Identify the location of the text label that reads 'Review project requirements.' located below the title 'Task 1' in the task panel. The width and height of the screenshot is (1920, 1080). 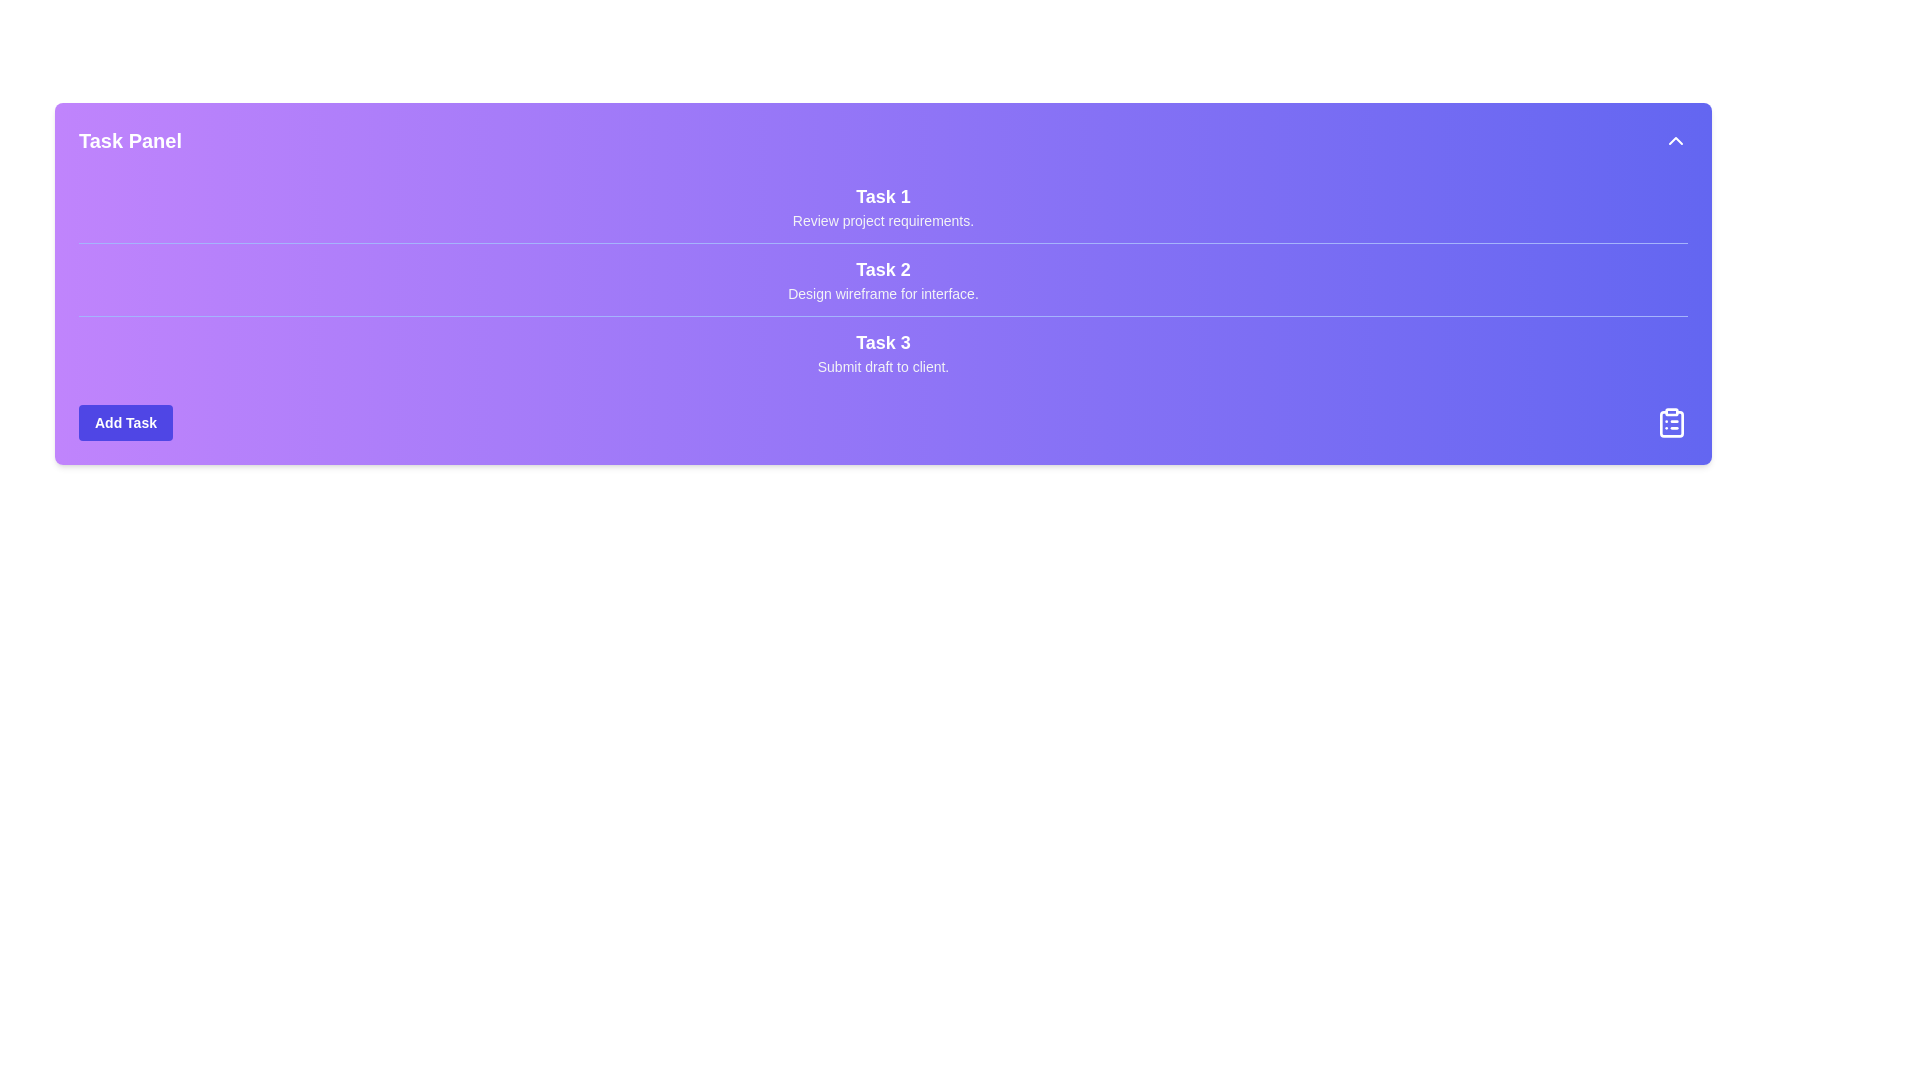
(882, 220).